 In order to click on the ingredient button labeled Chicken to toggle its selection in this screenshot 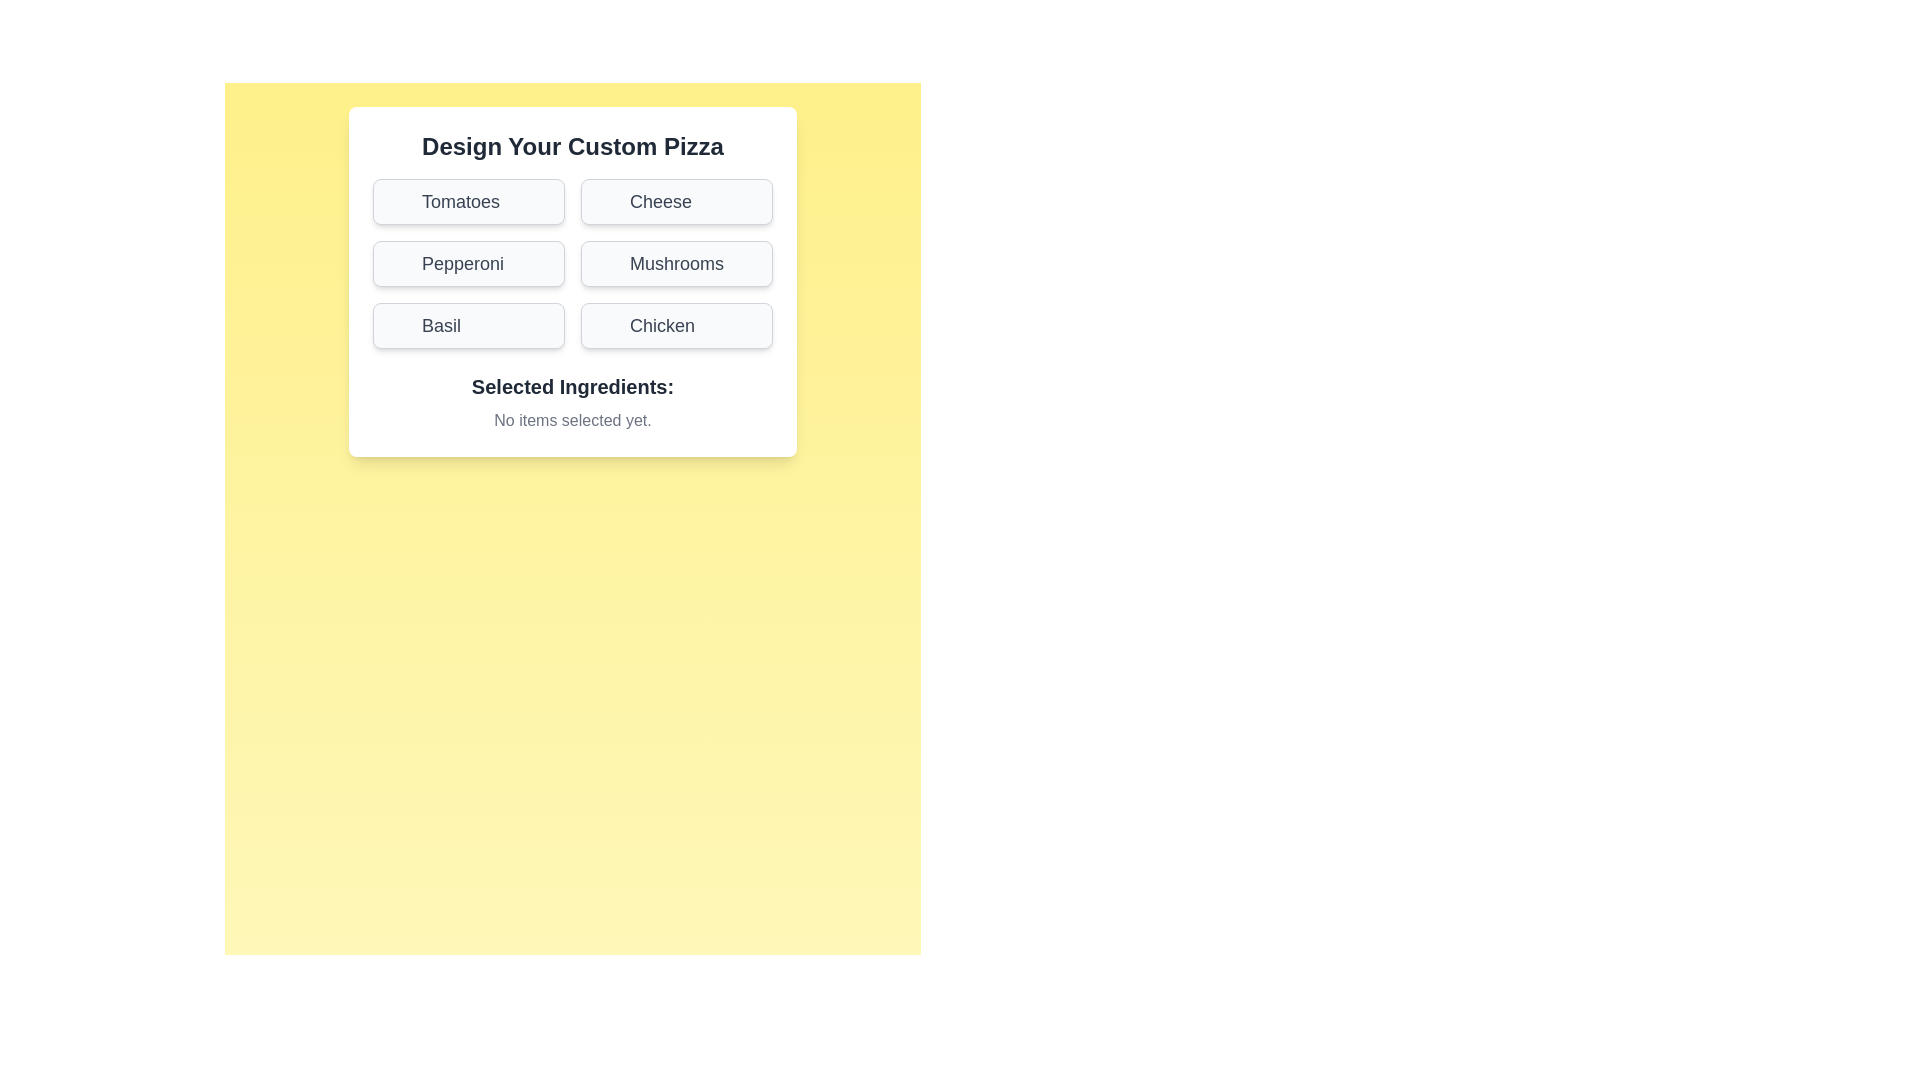, I will do `click(676, 325)`.